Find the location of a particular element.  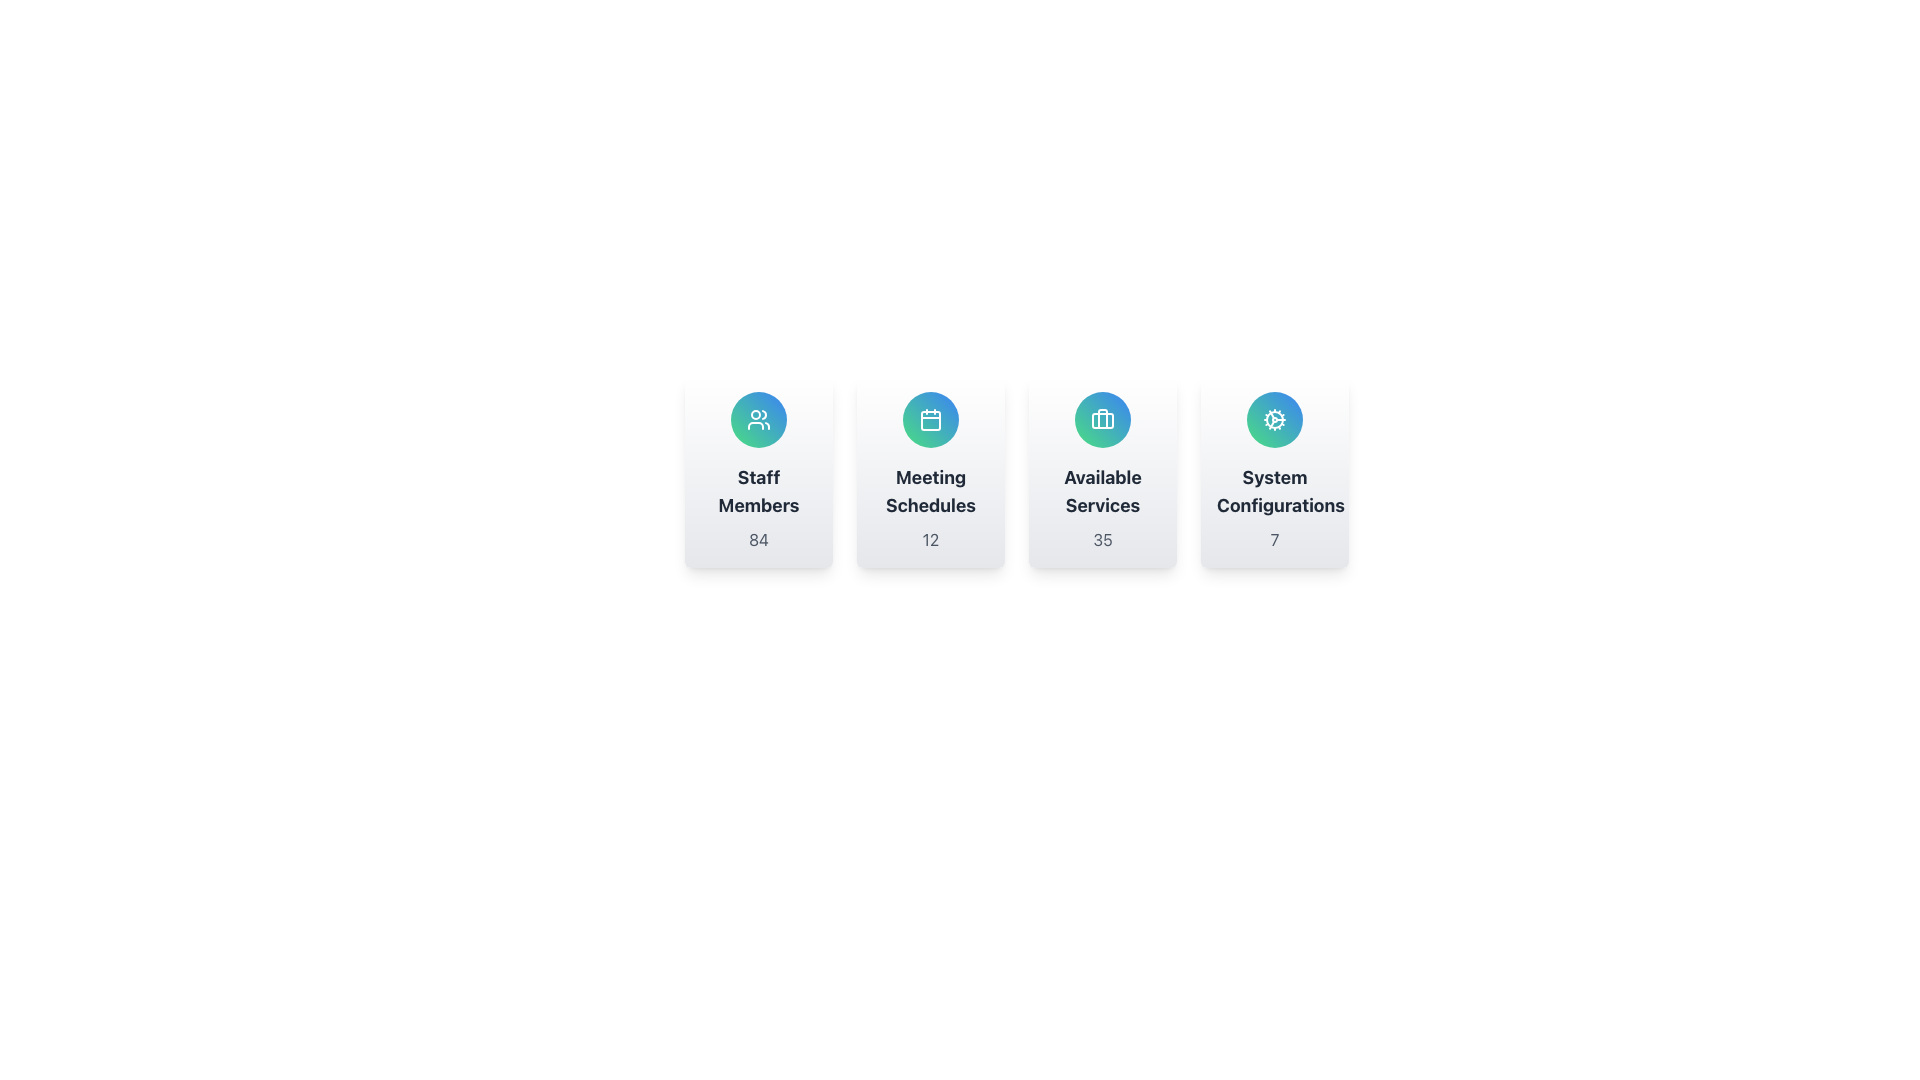

the central rectangle of the calendar icon representing 'Meeting Schedules', which is the main body of the icon located in the second card from the left is located at coordinates (930, 419).